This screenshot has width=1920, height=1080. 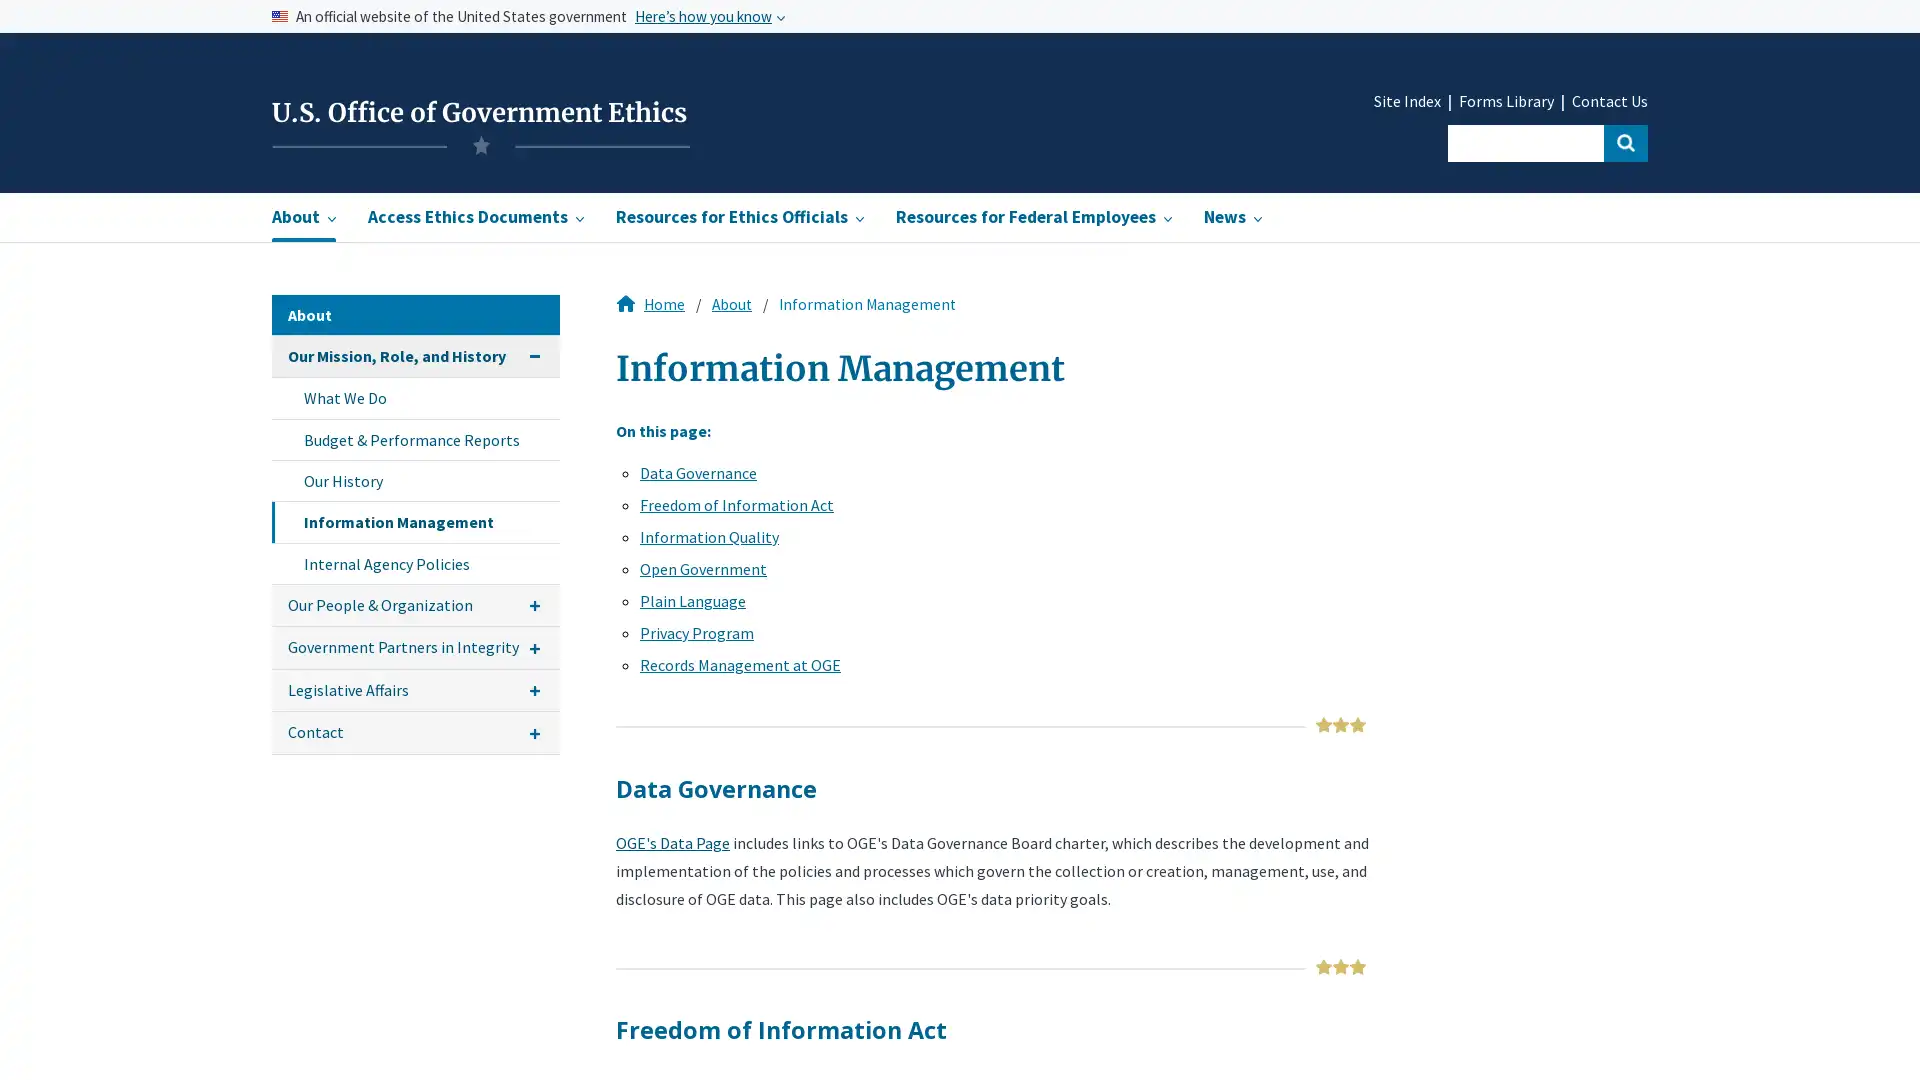 What do you see at coordinates (415, 354) in the screenshot?
I see `Our Mission, Role, and History` at bounding box center [415, 354].